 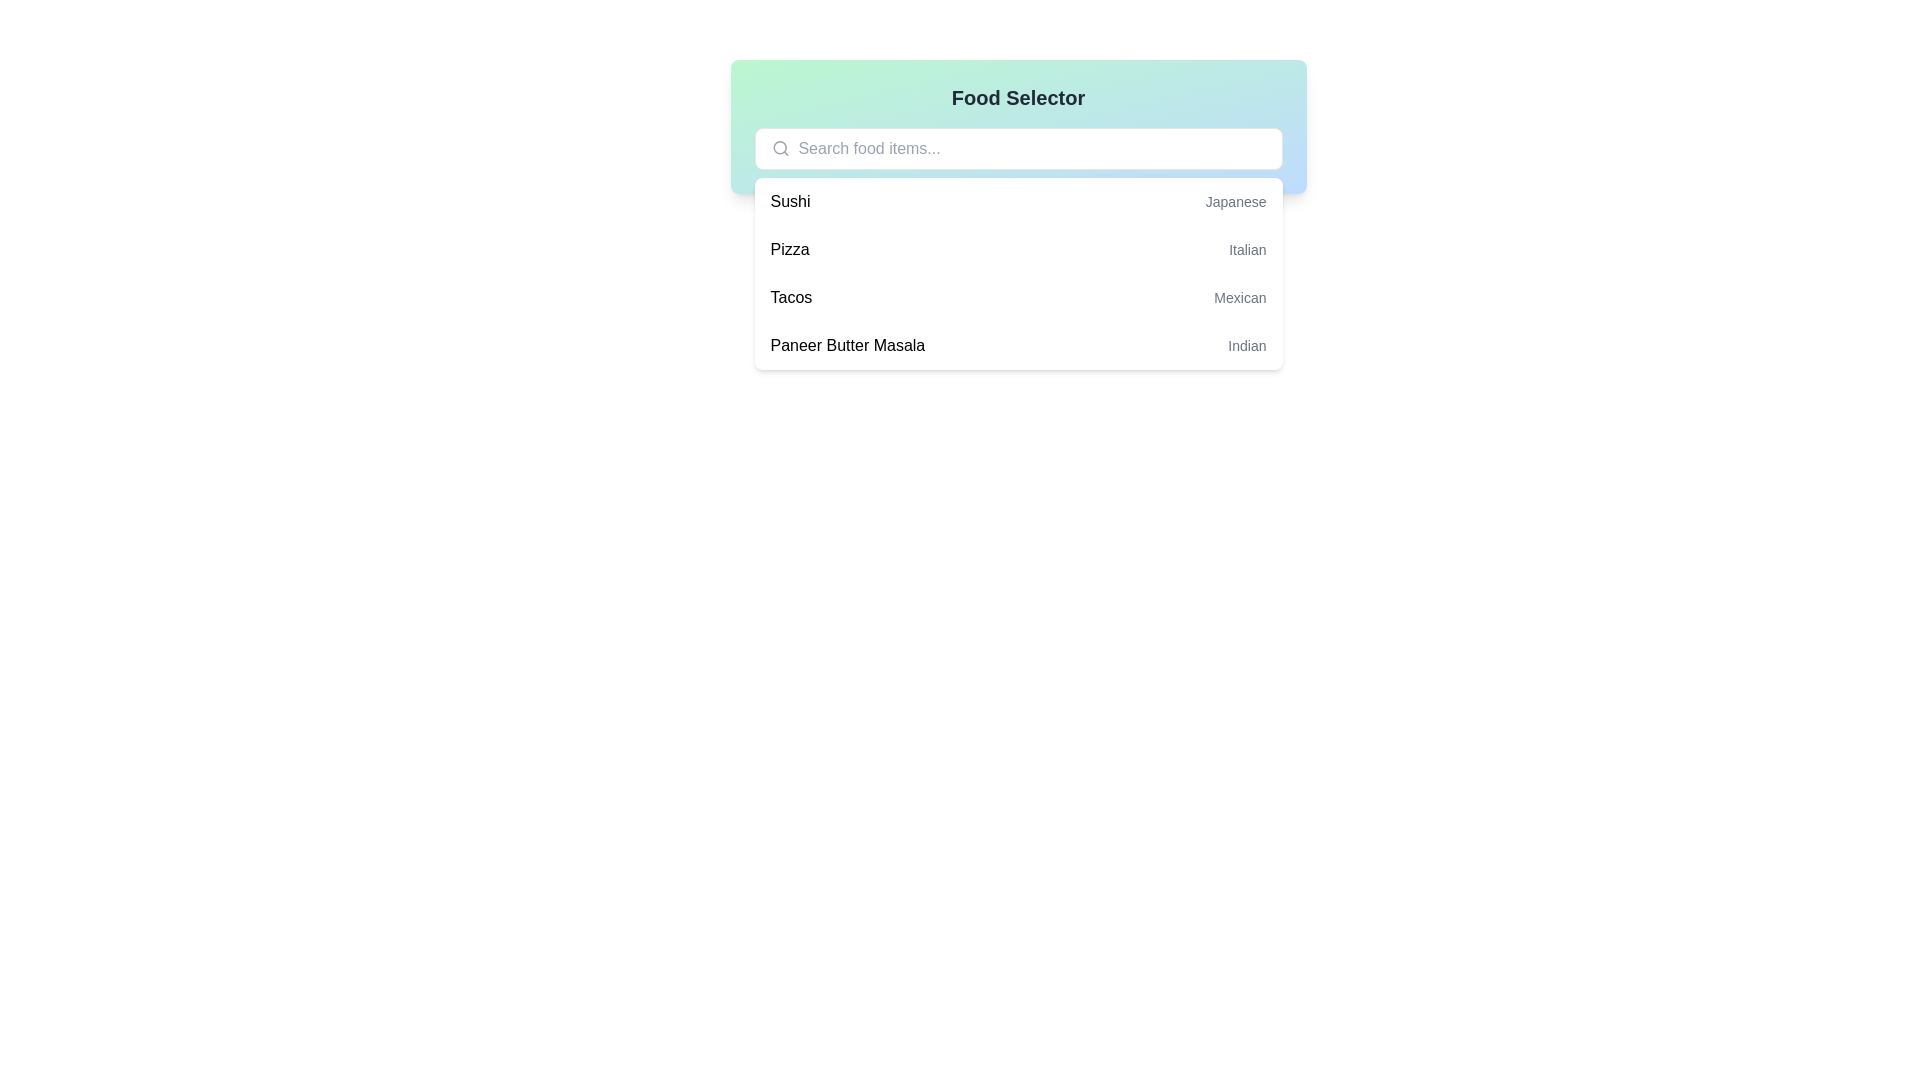 I want to click on the third list item in the dropdown menu that displays 'Tacos' in bold on the left and 'Mexican' in smaller gray font on the right, so click(x=1018, y=297).